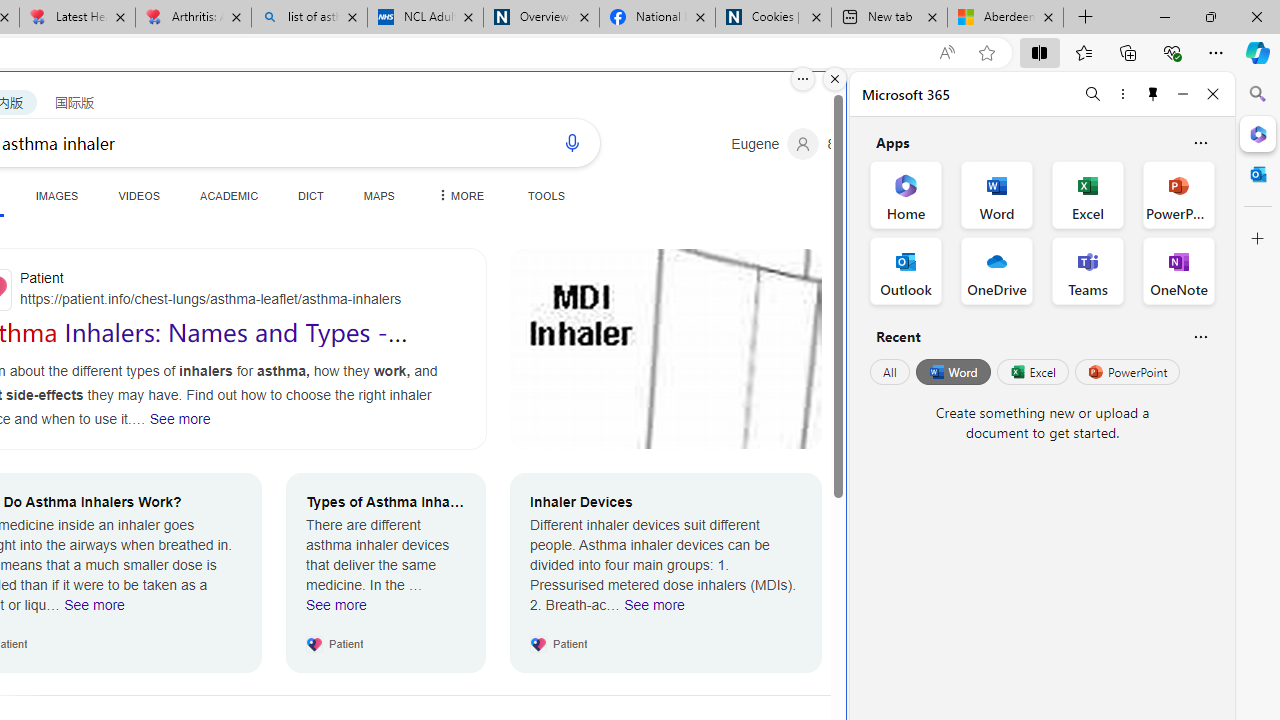  What do you see at coordinates (1087, 271) in the screenshot?
I see `'Teams Office App'` at bounding box center [1087, 271].